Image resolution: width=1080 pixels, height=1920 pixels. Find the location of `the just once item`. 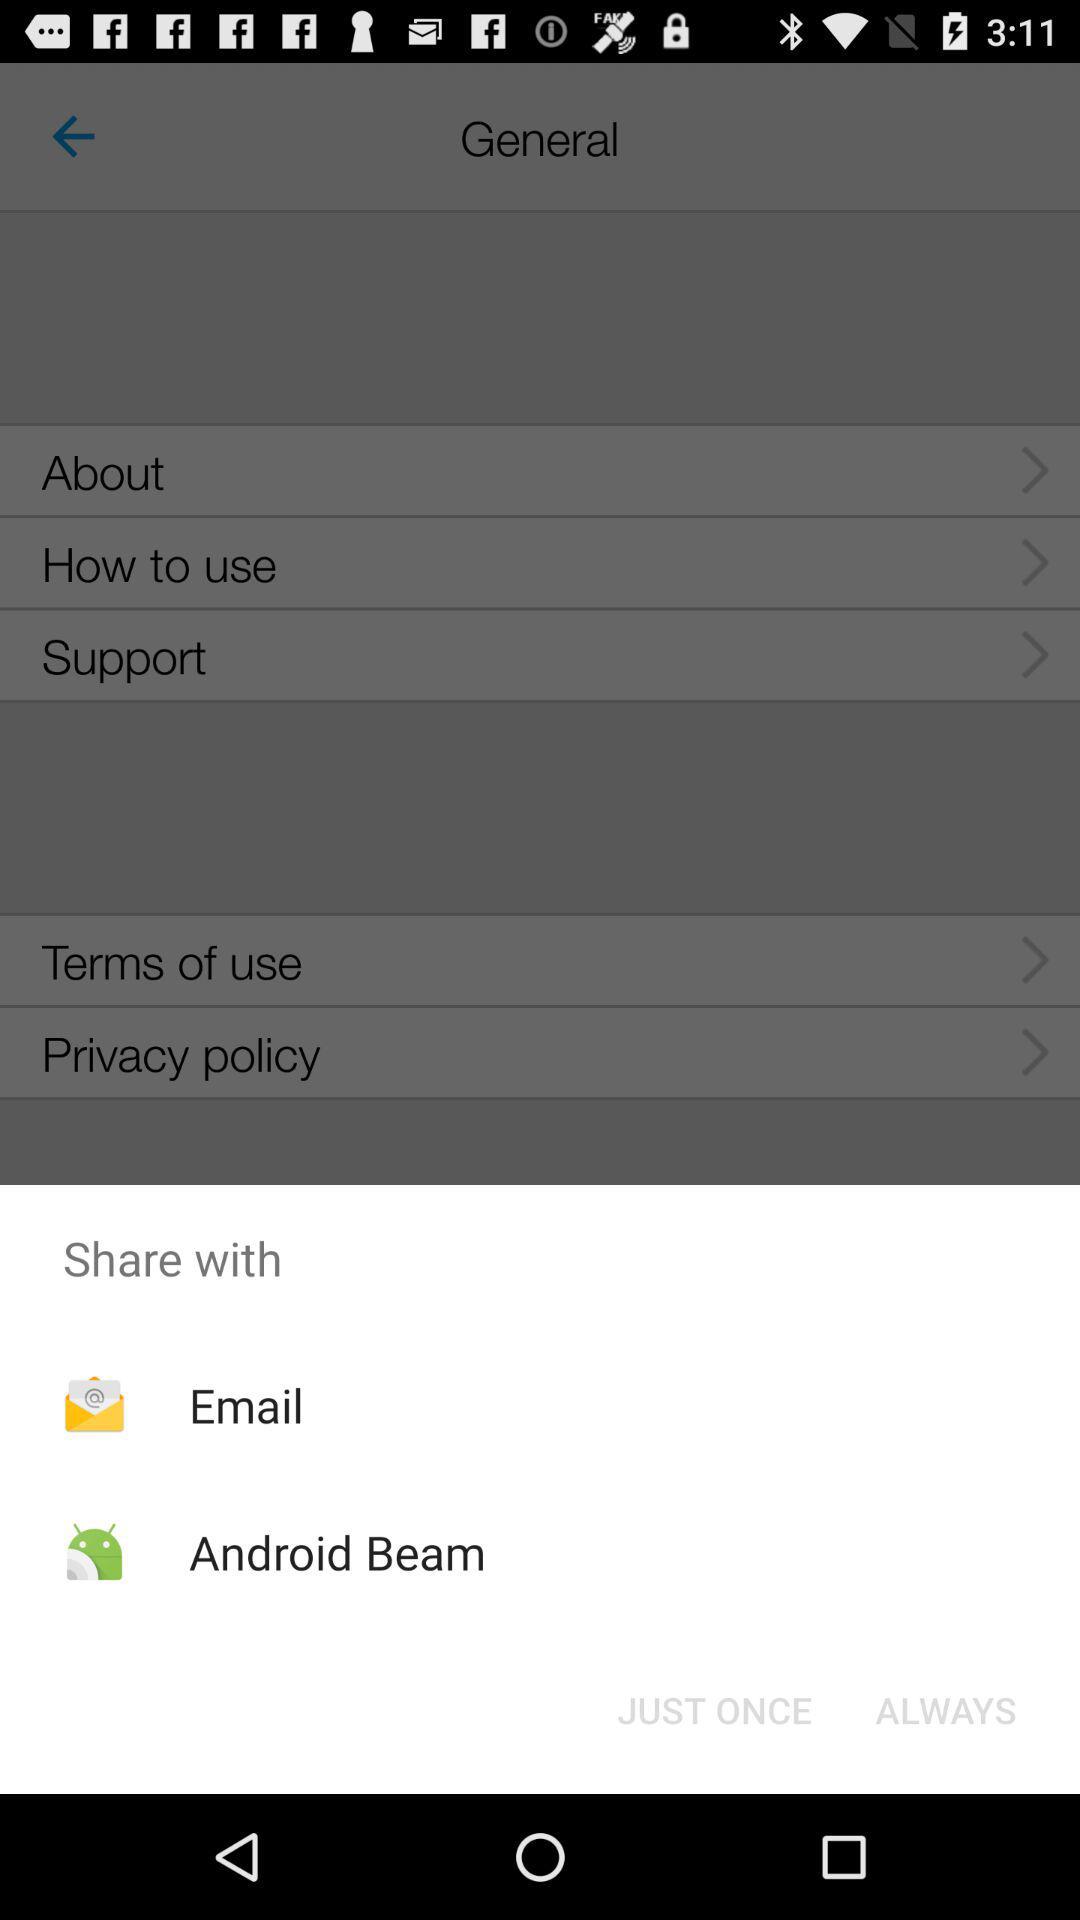

the just once item is located at coordinates (713, 1708).